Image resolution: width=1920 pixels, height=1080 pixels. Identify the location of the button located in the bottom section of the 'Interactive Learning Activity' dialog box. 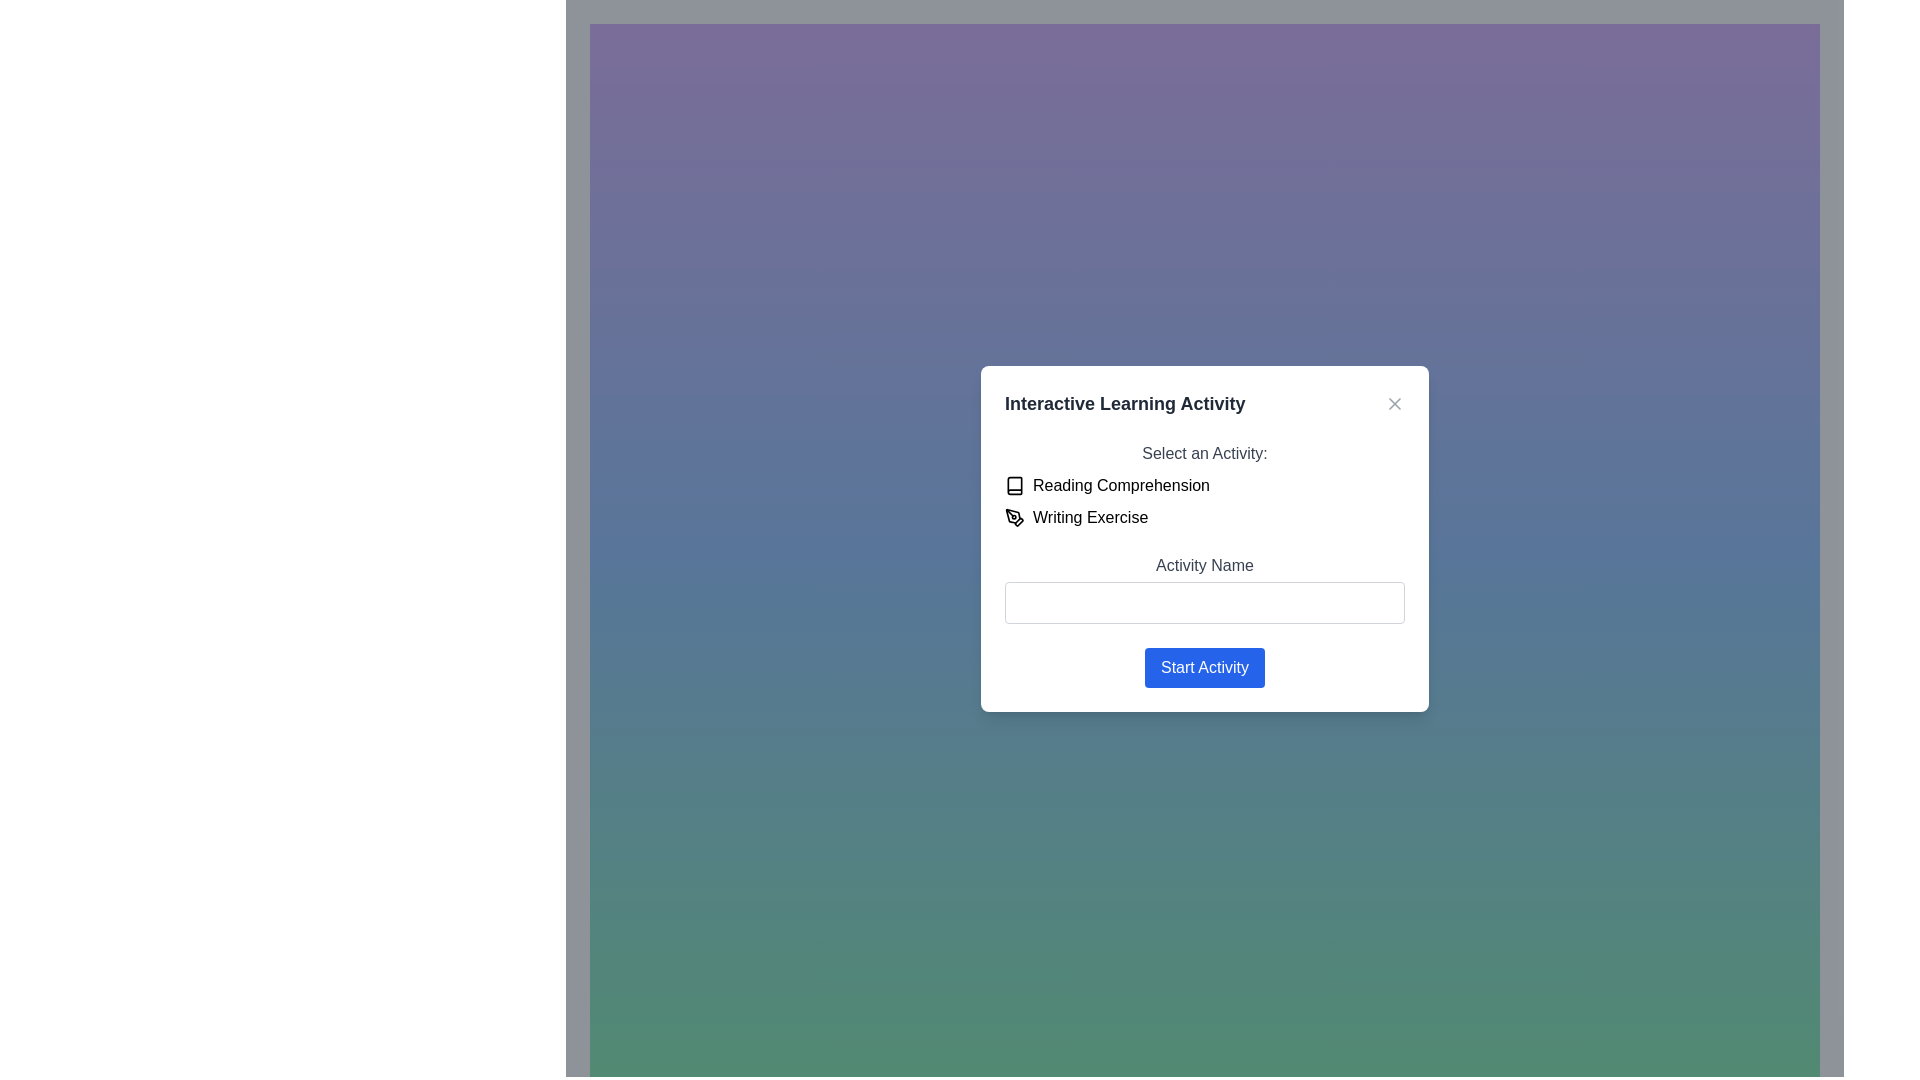
(1203, 667).